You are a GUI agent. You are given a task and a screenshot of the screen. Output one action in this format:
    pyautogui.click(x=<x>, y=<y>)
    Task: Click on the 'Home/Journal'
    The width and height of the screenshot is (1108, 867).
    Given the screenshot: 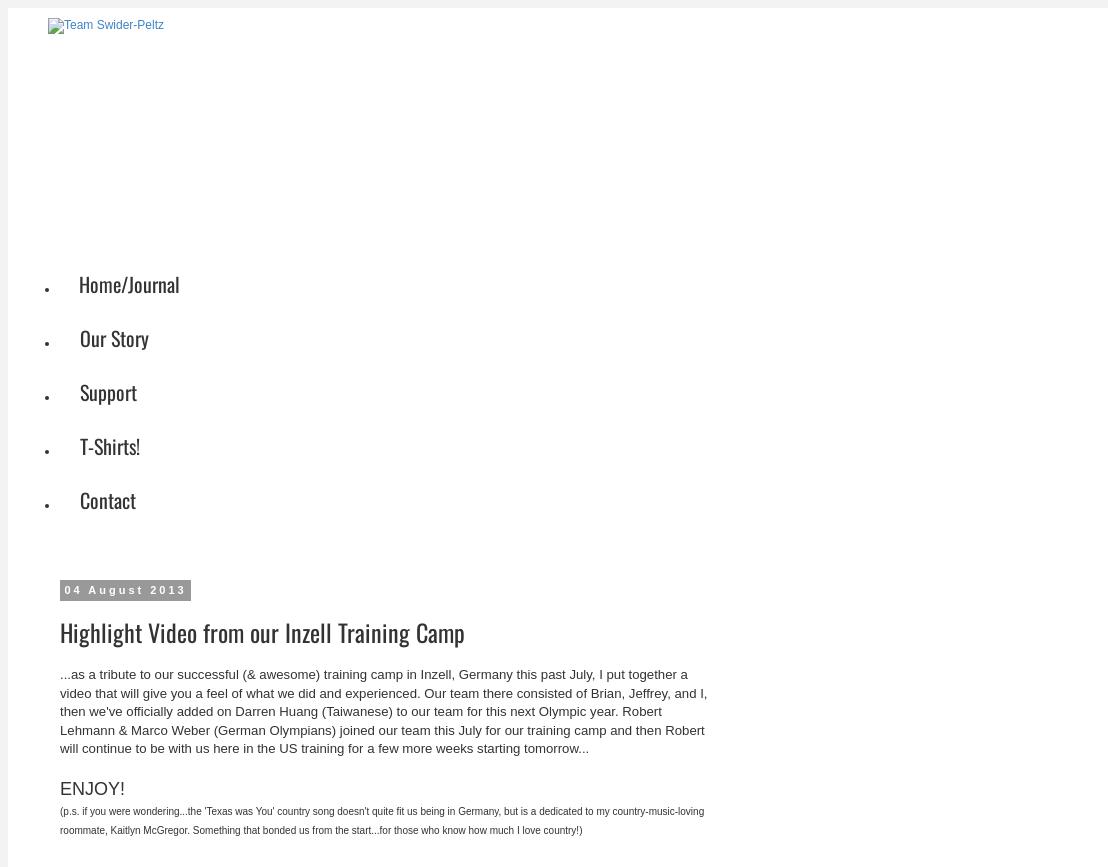 What is the action you would take?
    pyautogui.click(x=129, y=284)
    